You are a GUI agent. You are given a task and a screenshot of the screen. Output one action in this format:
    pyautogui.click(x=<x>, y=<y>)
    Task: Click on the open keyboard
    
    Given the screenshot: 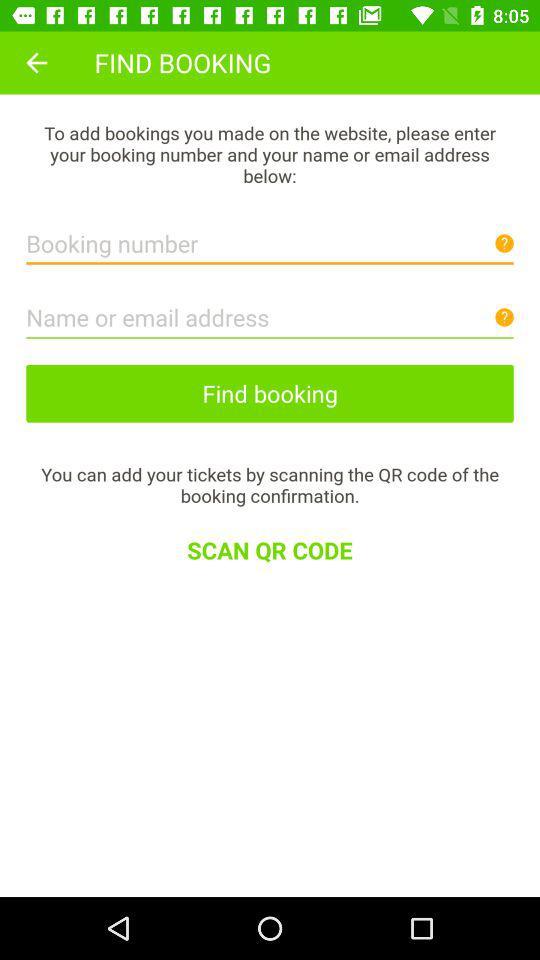 What is the action you would take?
    pyautogui.click(x=270, y=312)
    